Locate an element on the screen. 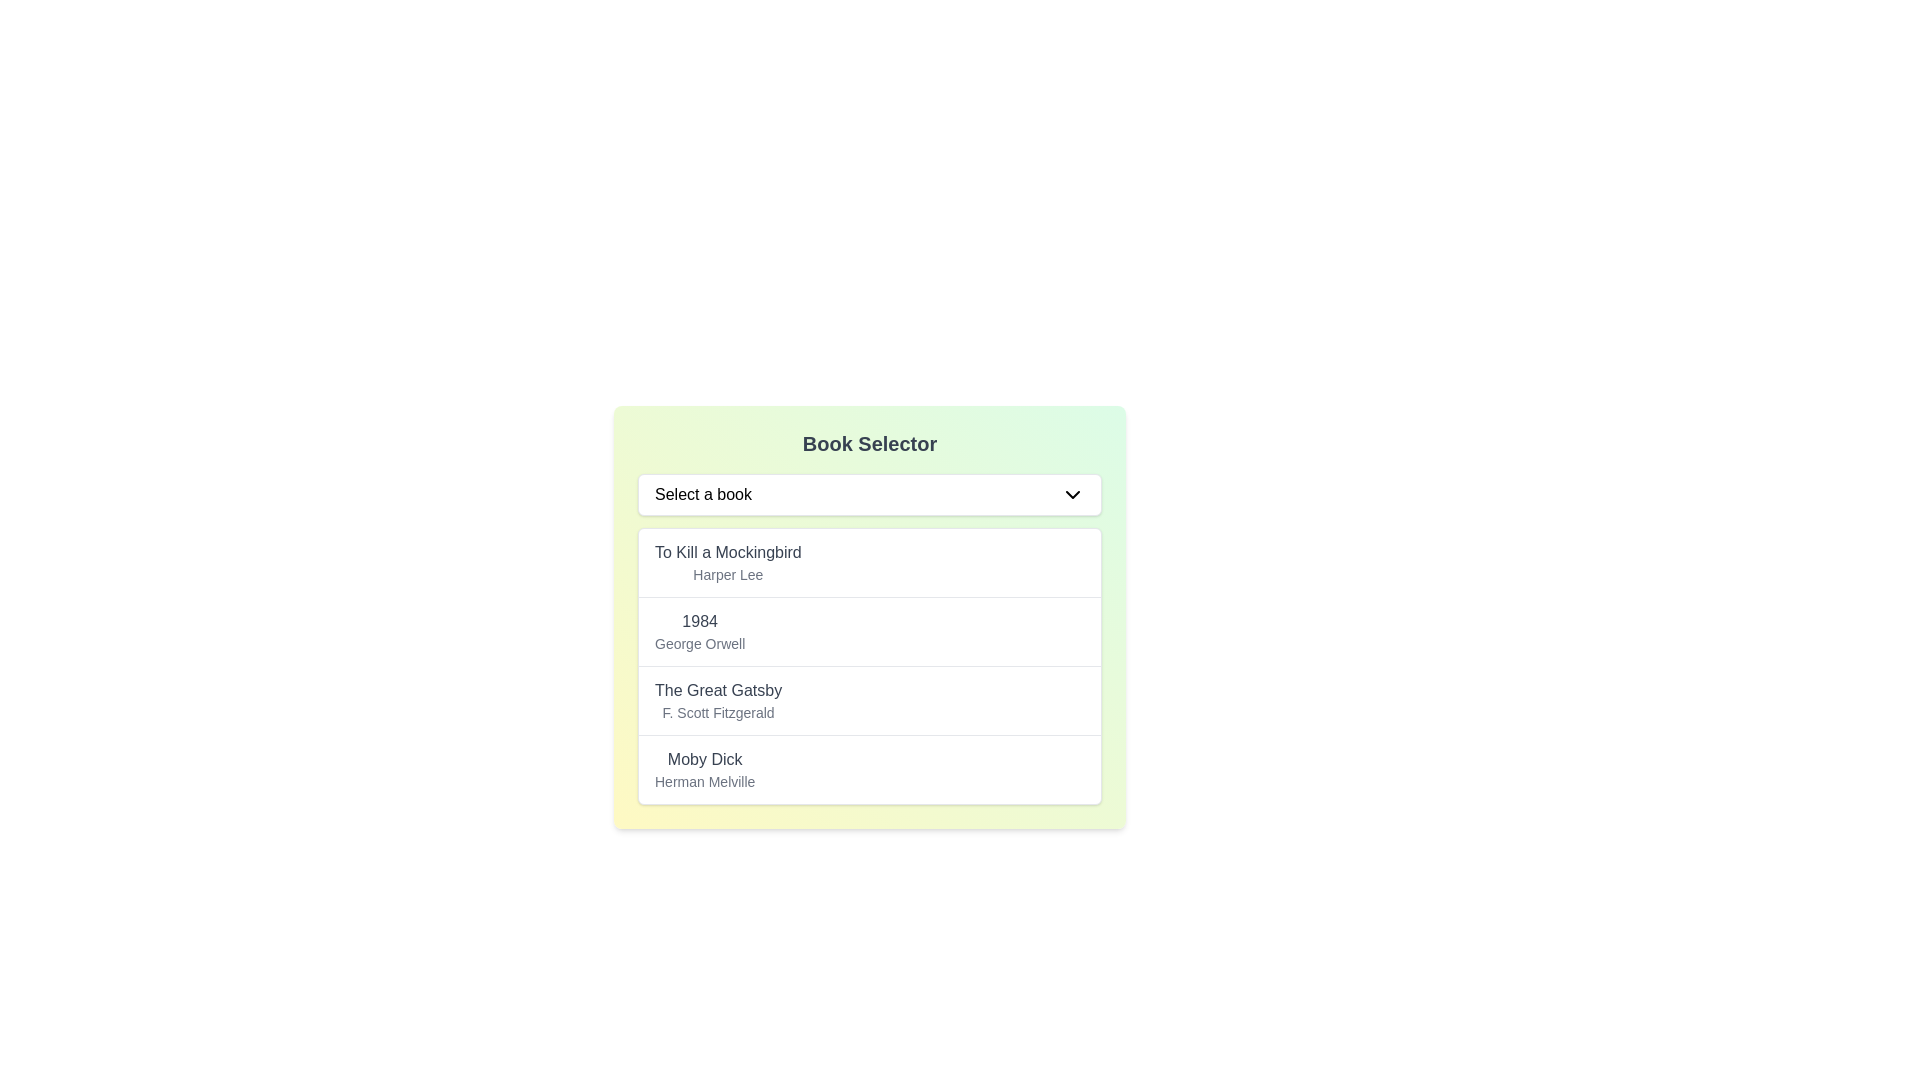 This screenshot has height=1080, width=1920. the Dropdown menu toggle located in the 'Book Selector' panel is located at coordinates (869, 494).